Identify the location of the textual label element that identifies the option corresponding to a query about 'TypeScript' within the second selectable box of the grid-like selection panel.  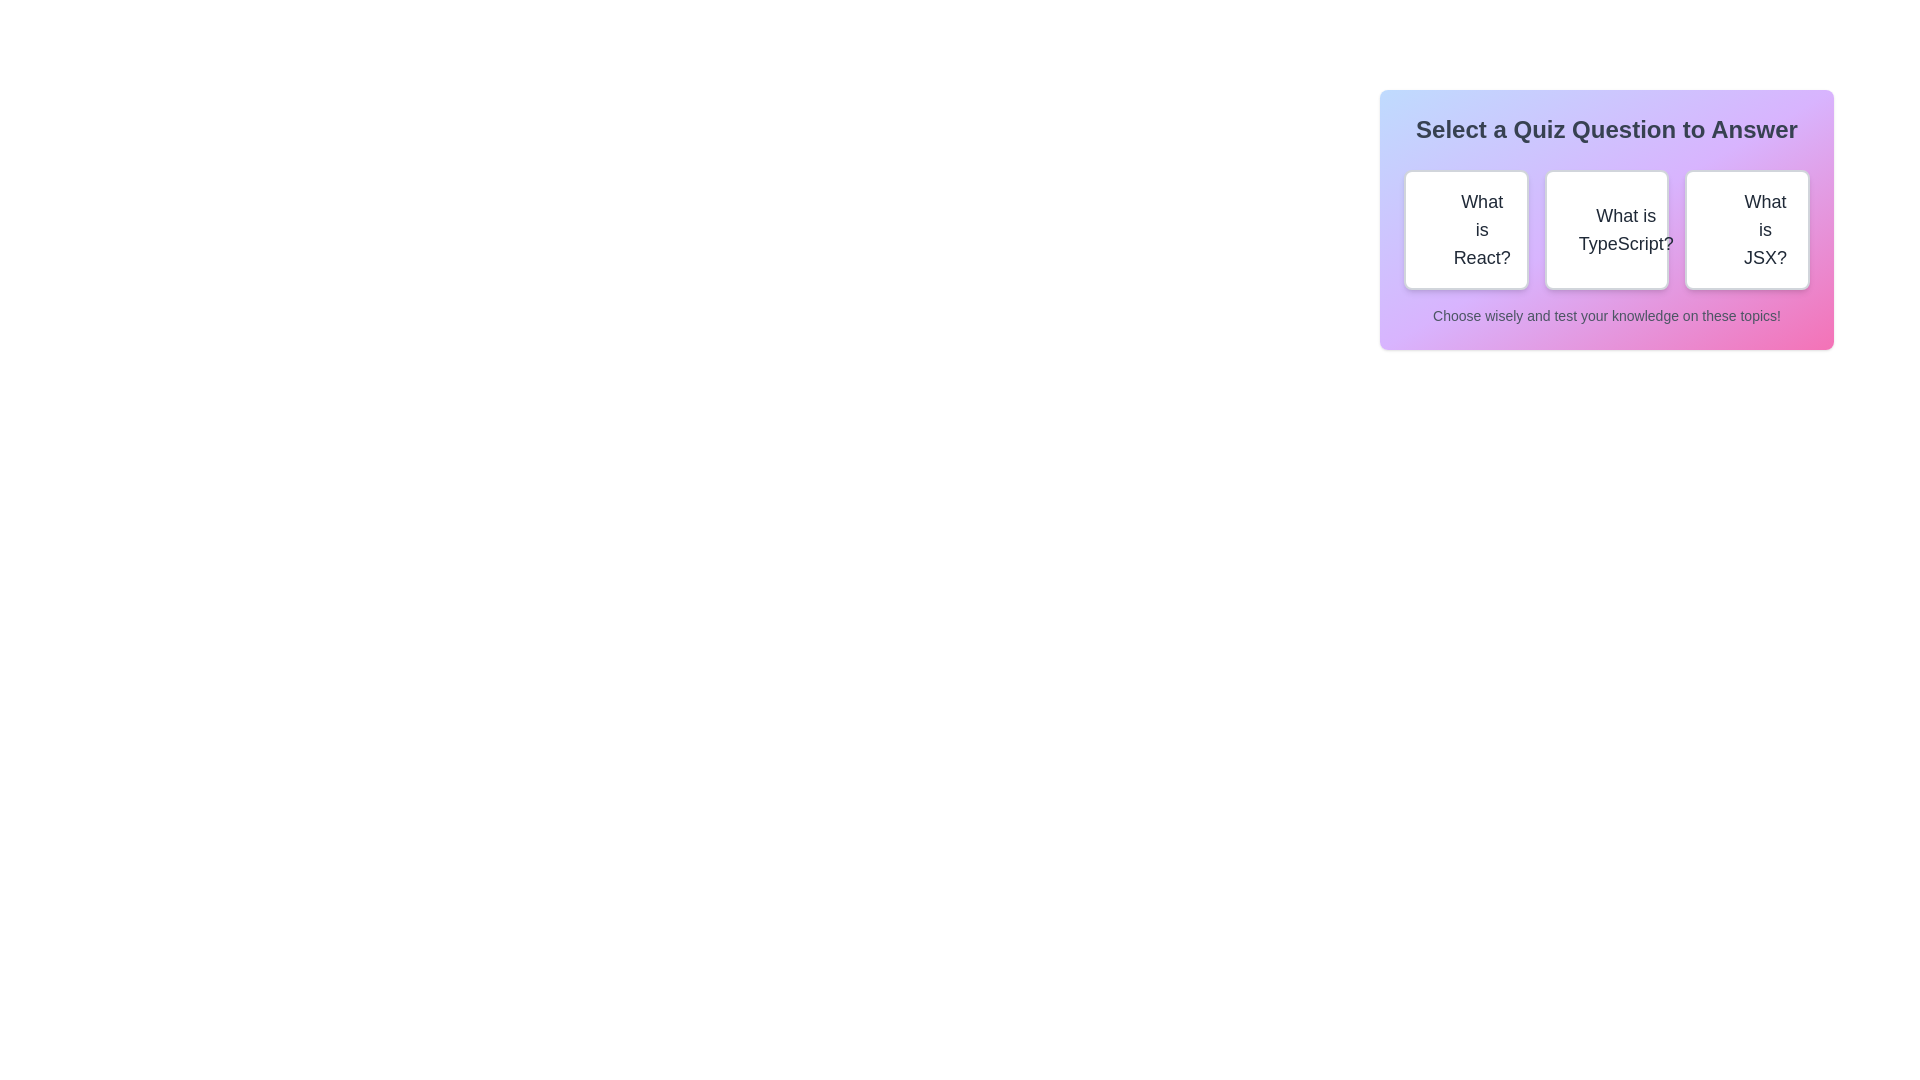
(1626, 229).